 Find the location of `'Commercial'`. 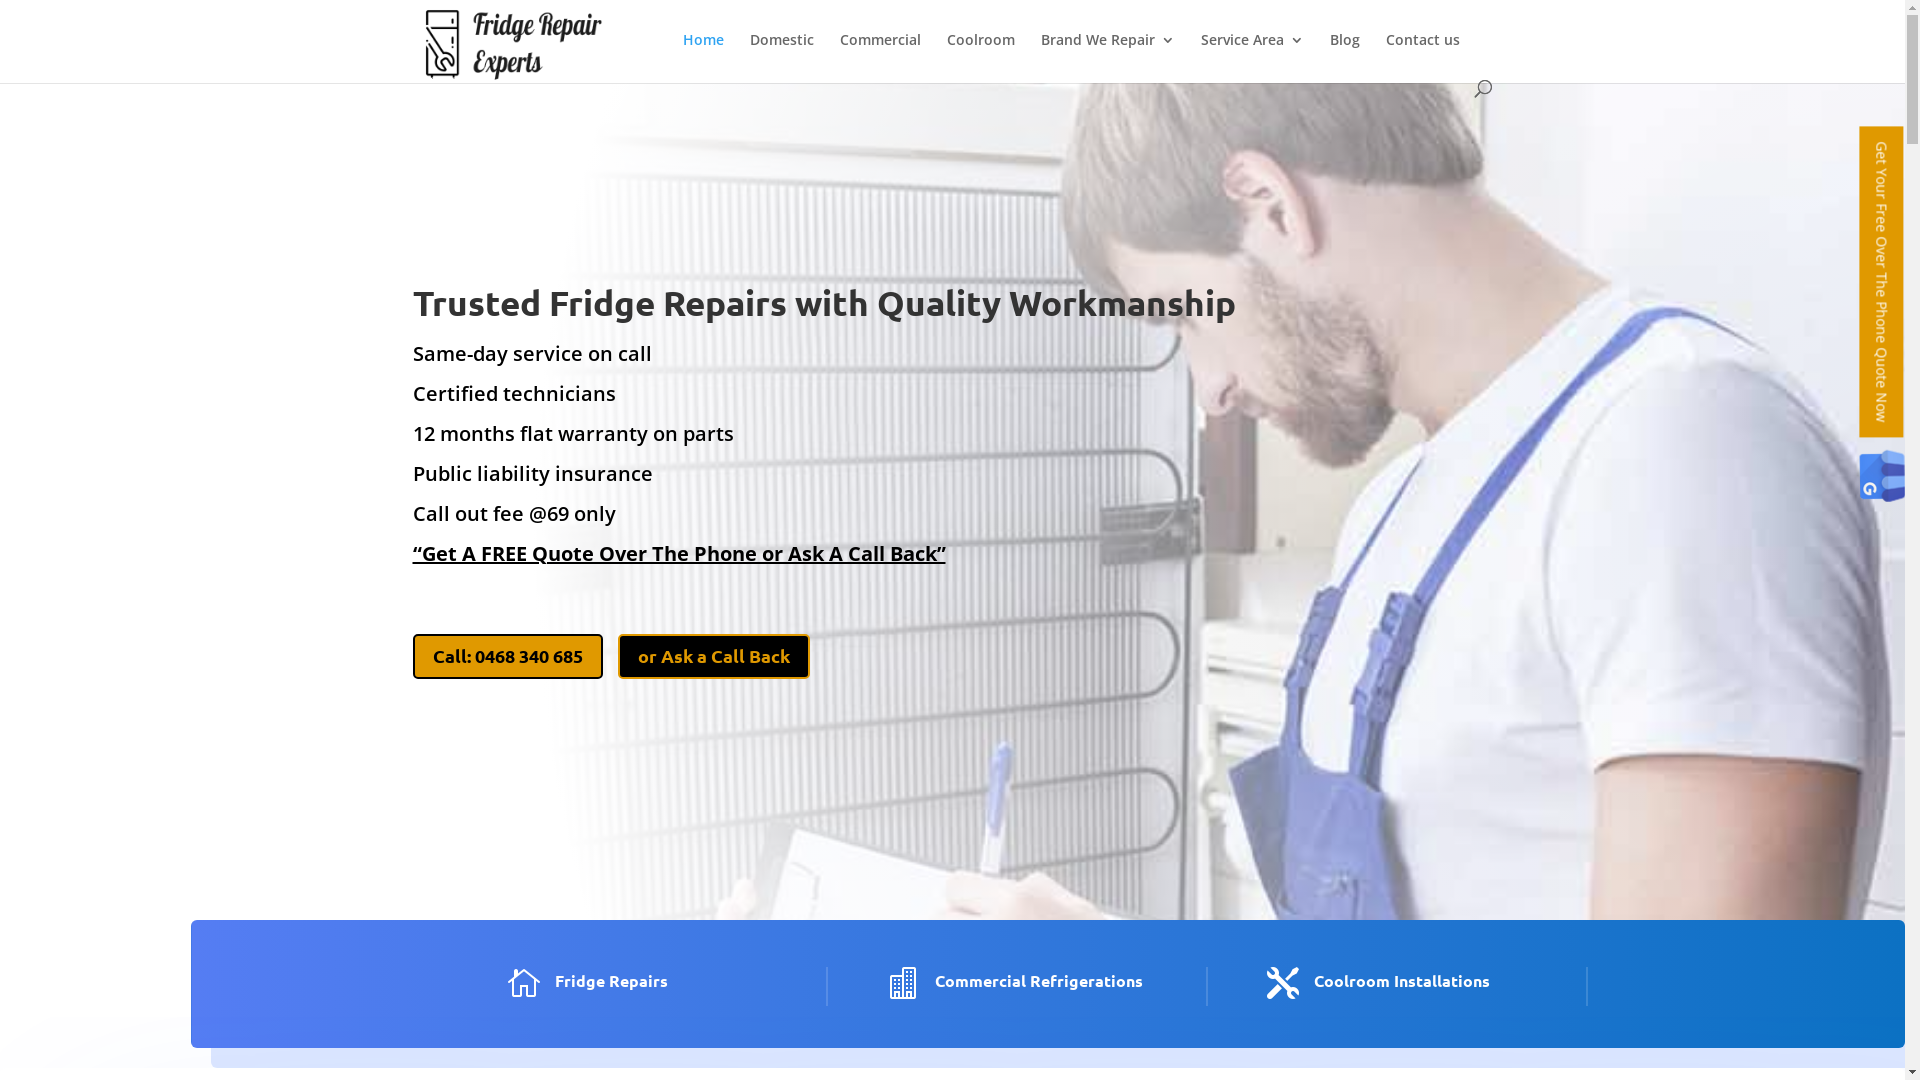

'Commercial' is located at coordinates (880, 55).